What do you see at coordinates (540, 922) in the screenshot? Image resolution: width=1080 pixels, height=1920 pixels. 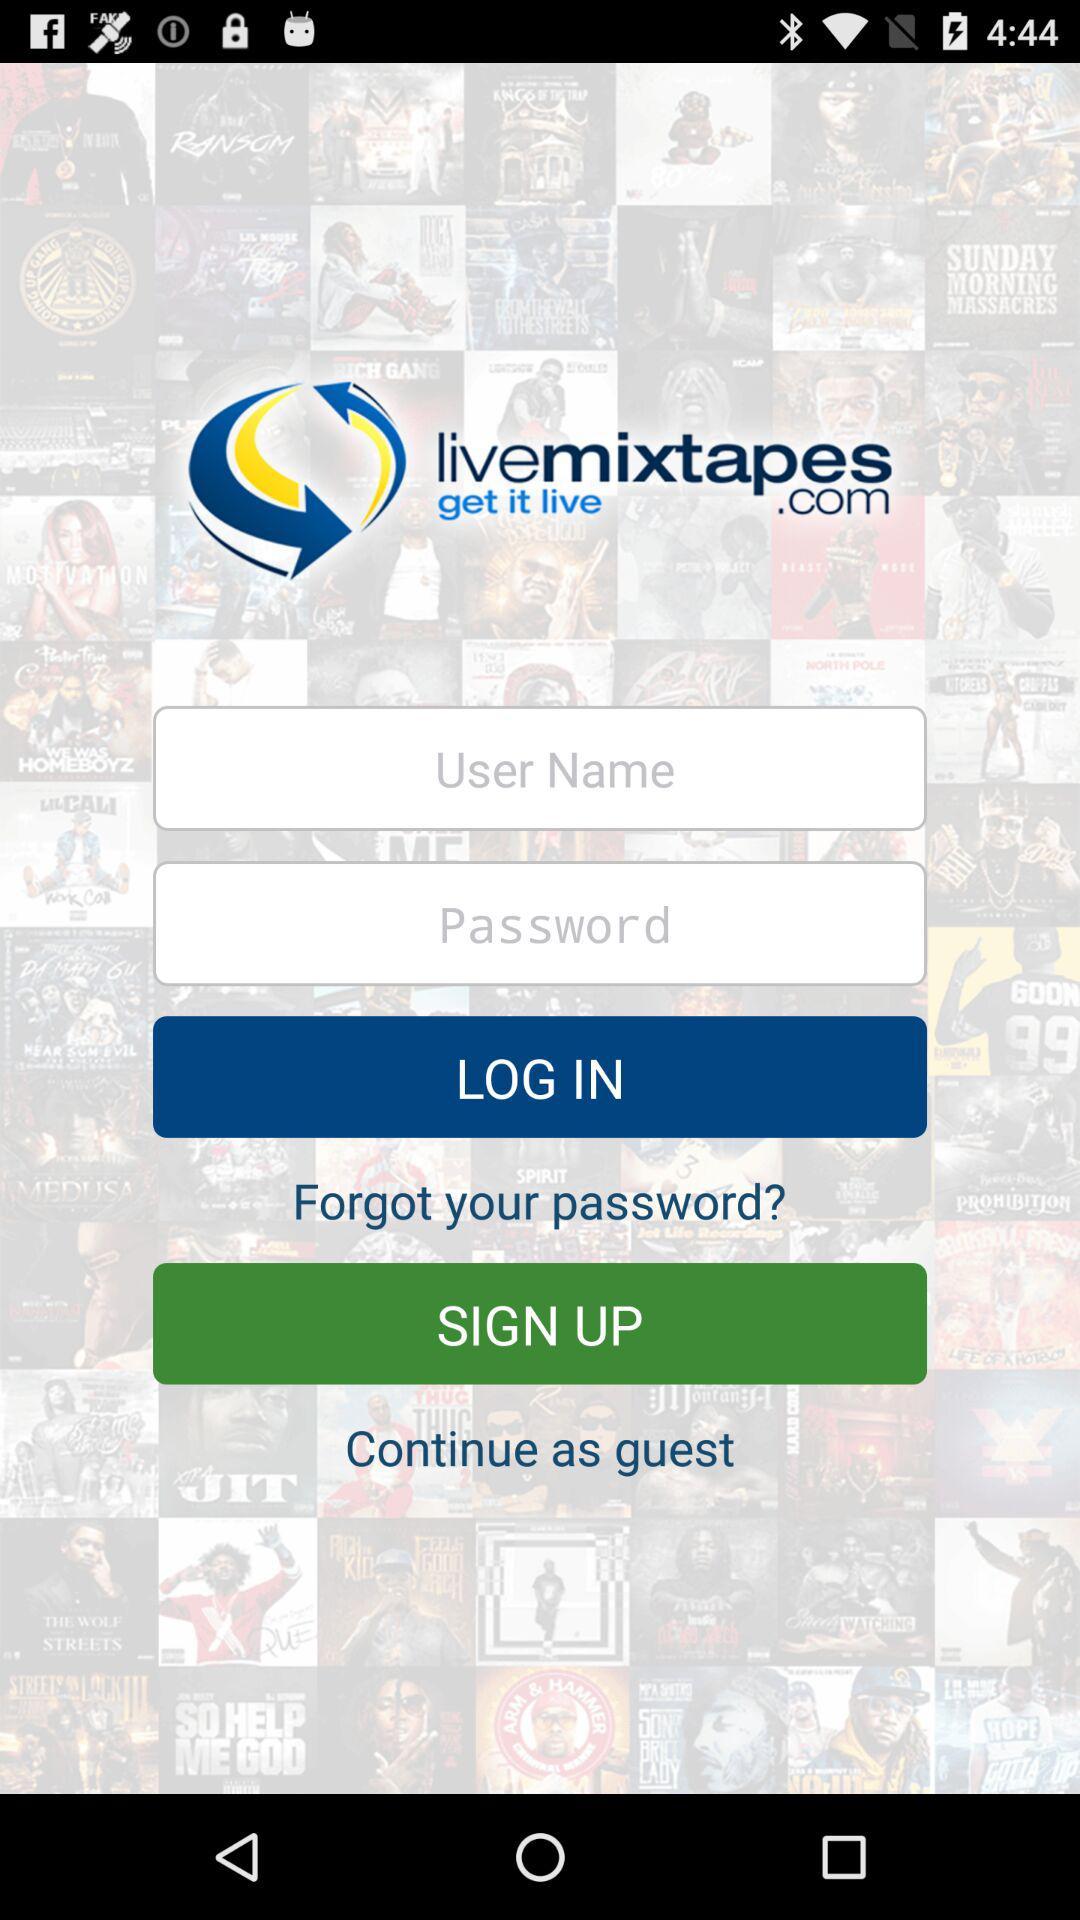 I see `most exclusive world premiere of any mixtape outlet of the highest quality` at bounding box center [540, 922].